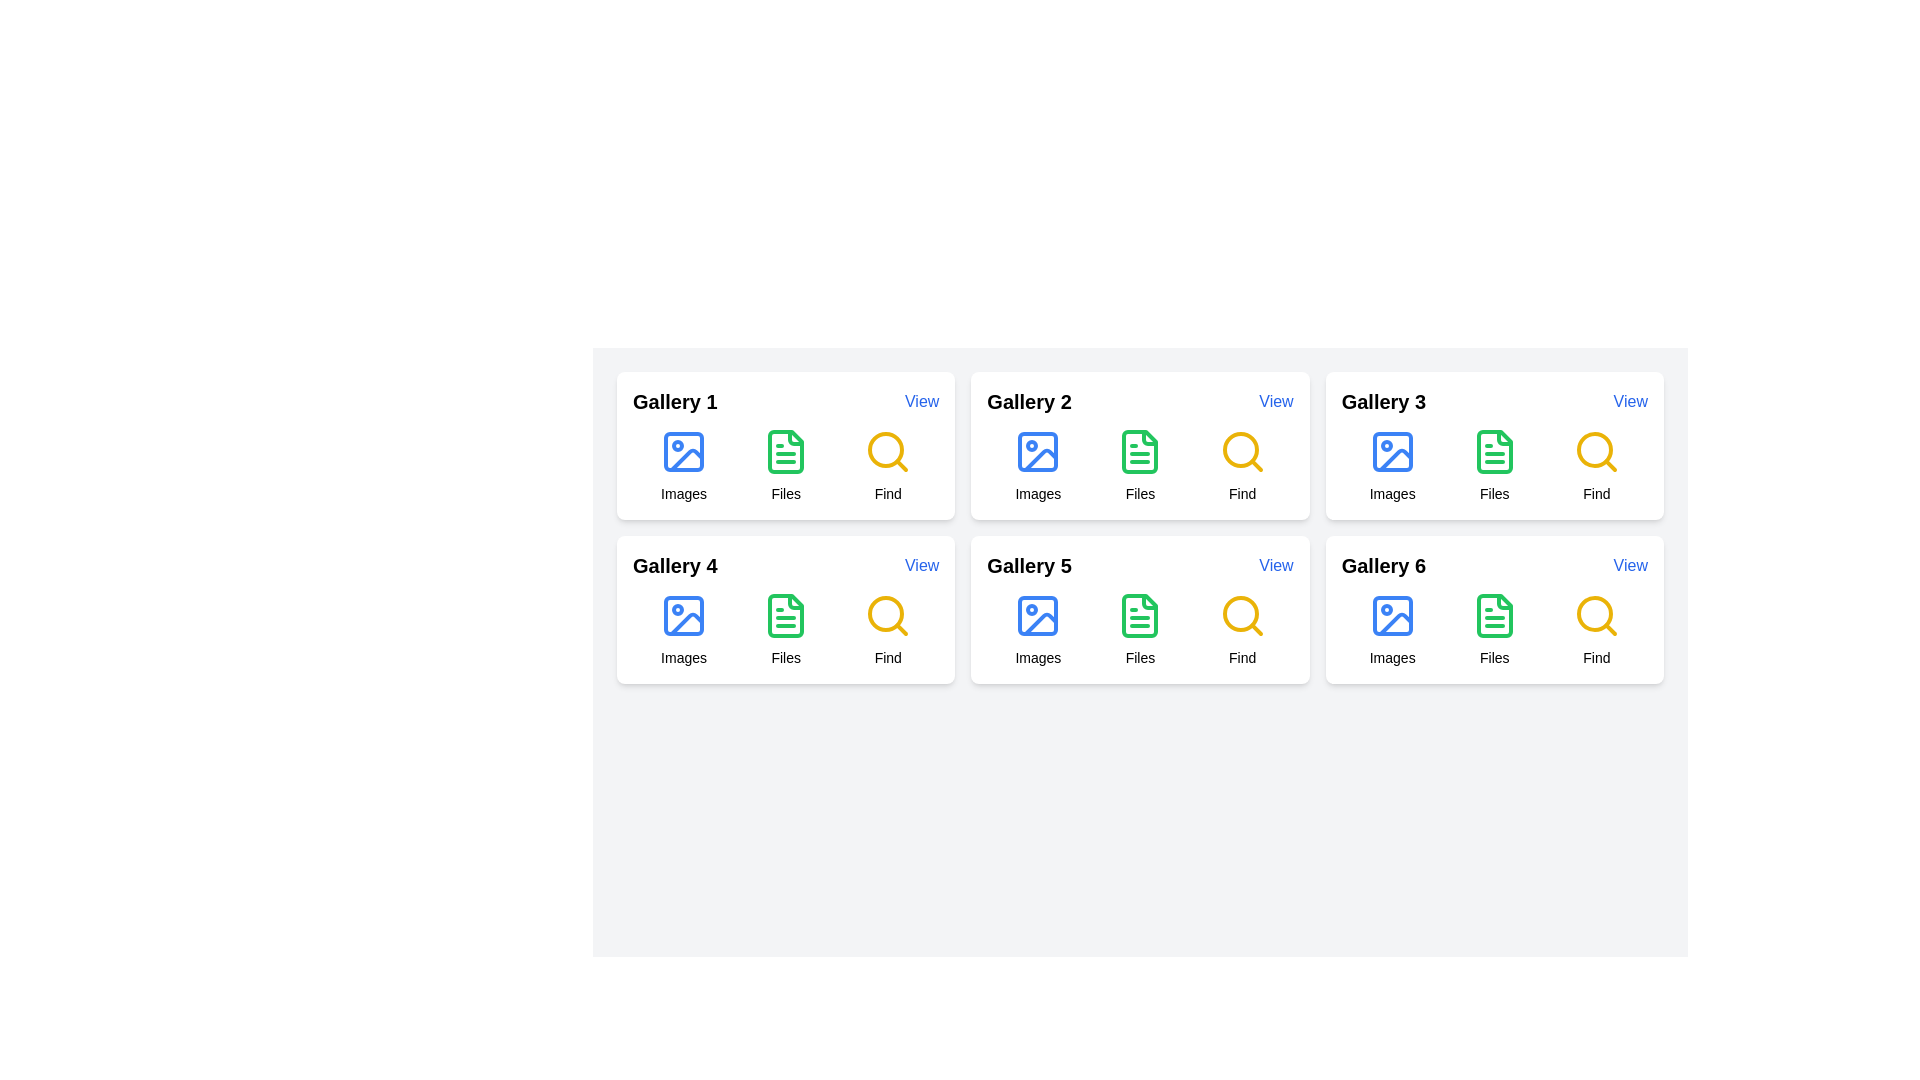 This screenshot has height=1080, width=1920. I want to click on the decorative graphical vector shape located in the lower portion of the image icon within the first item of the second row of gallery cards in 'Gallery 5', so click(1040, 623).